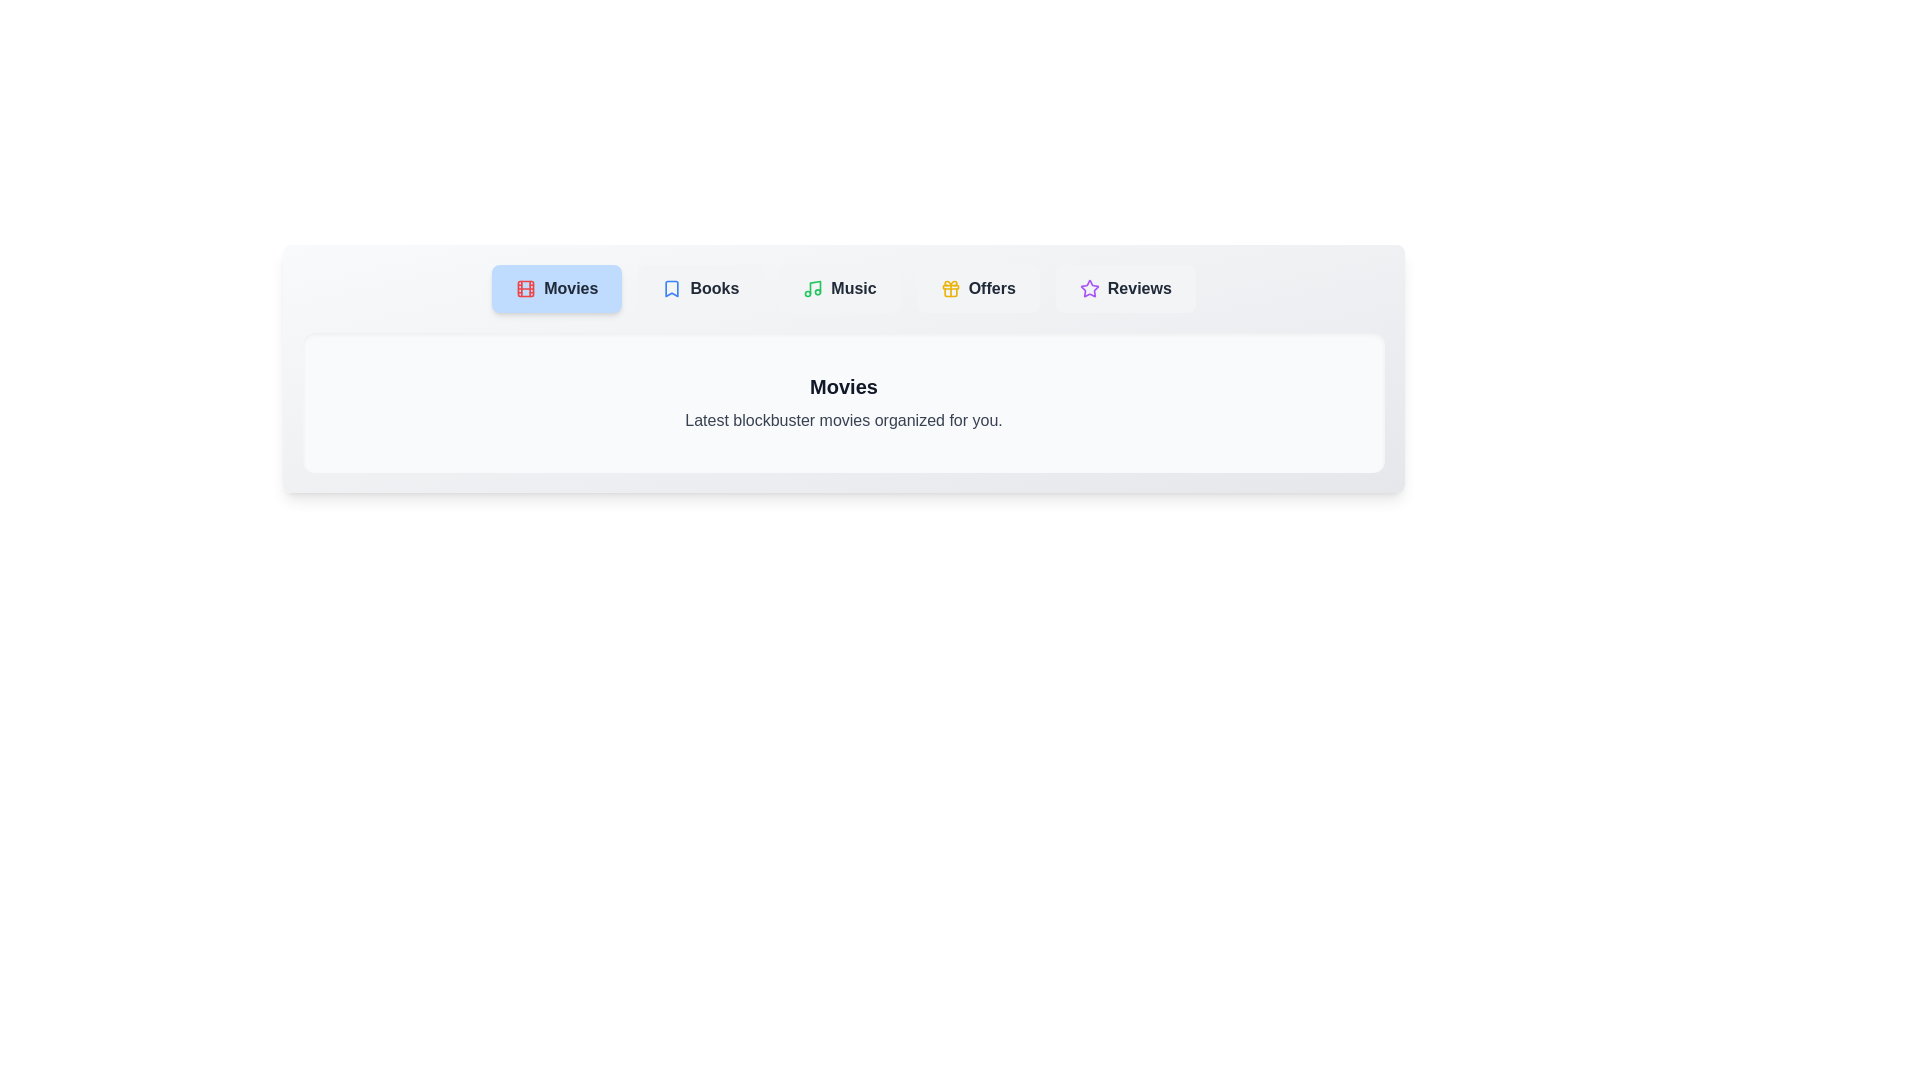 The height and width of the screenshot is (1080, 1920). Describe the element at coordinates (840, 289) in the screenshot. I see `the tab labeled Music to switch to its content` at that location.